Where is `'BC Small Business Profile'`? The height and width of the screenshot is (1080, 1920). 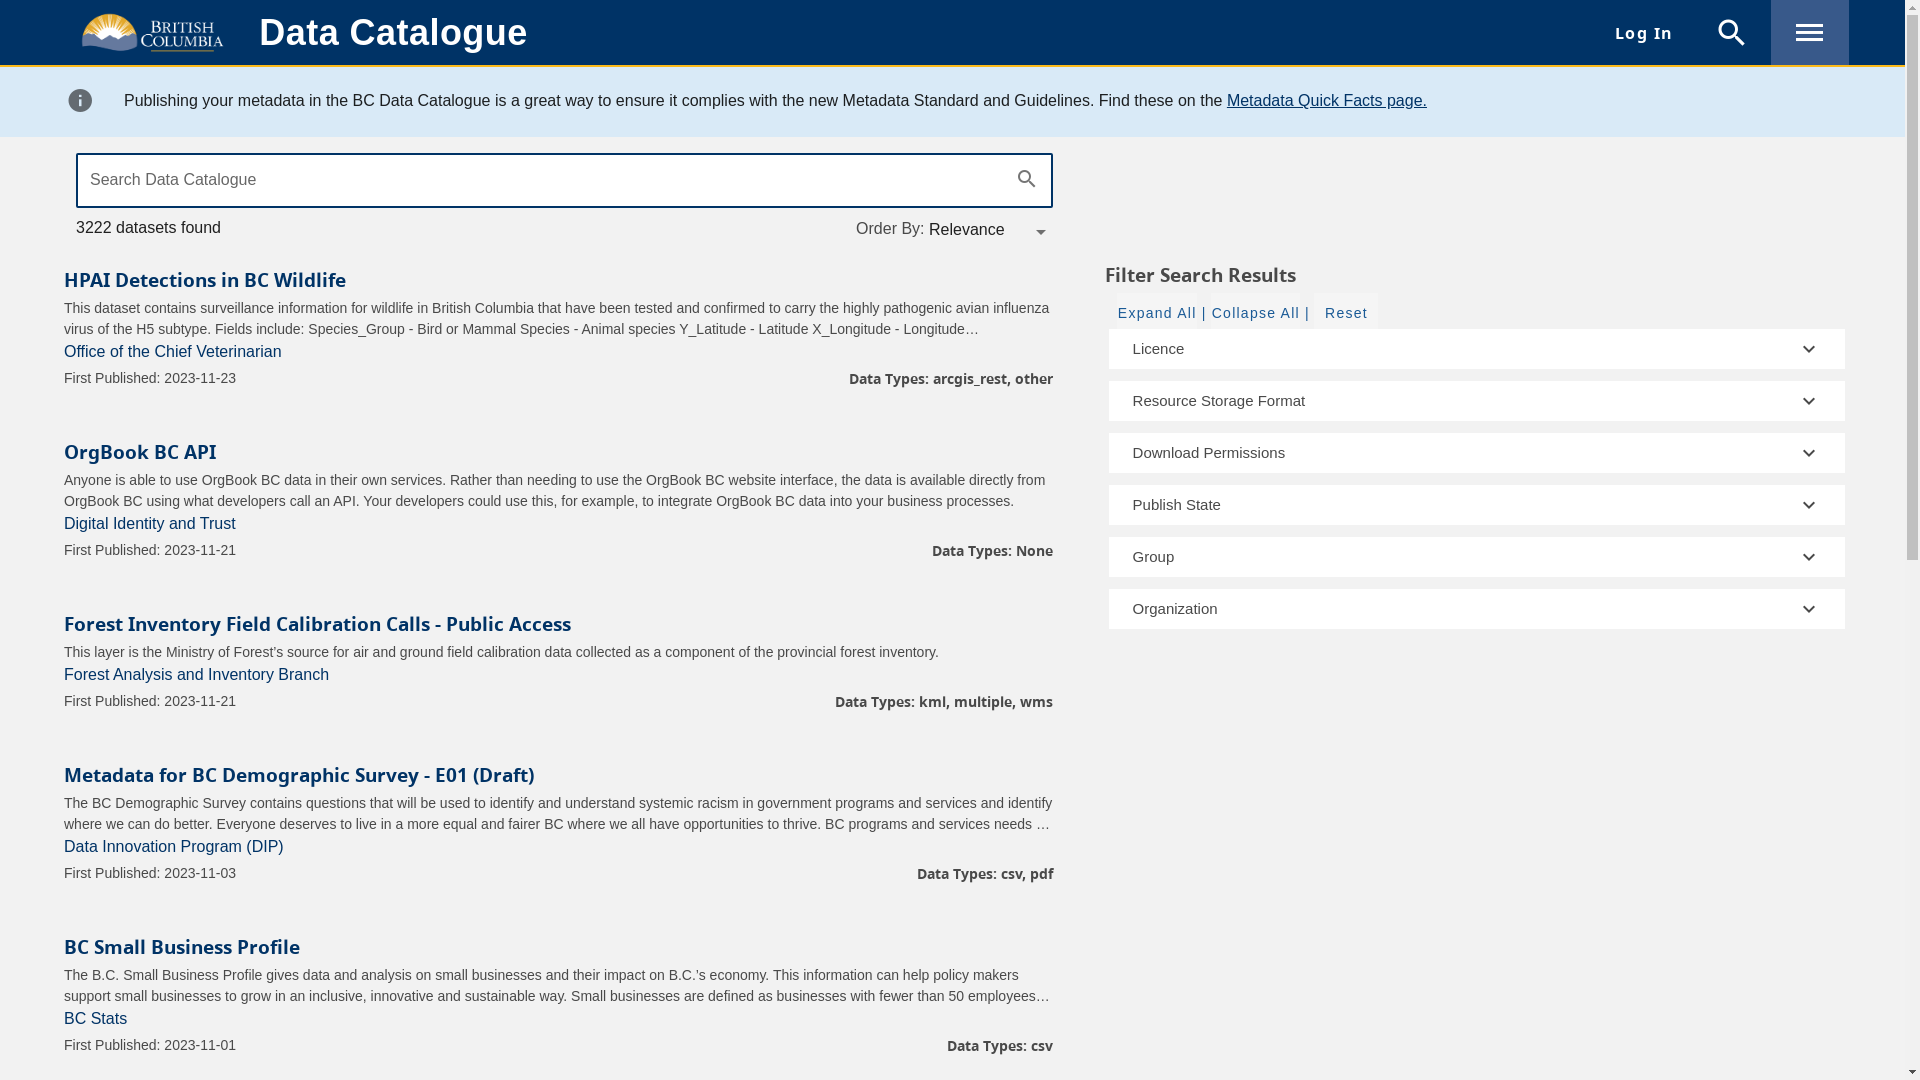
'BC Small Business Profile' is located at coordinates (182, 945).